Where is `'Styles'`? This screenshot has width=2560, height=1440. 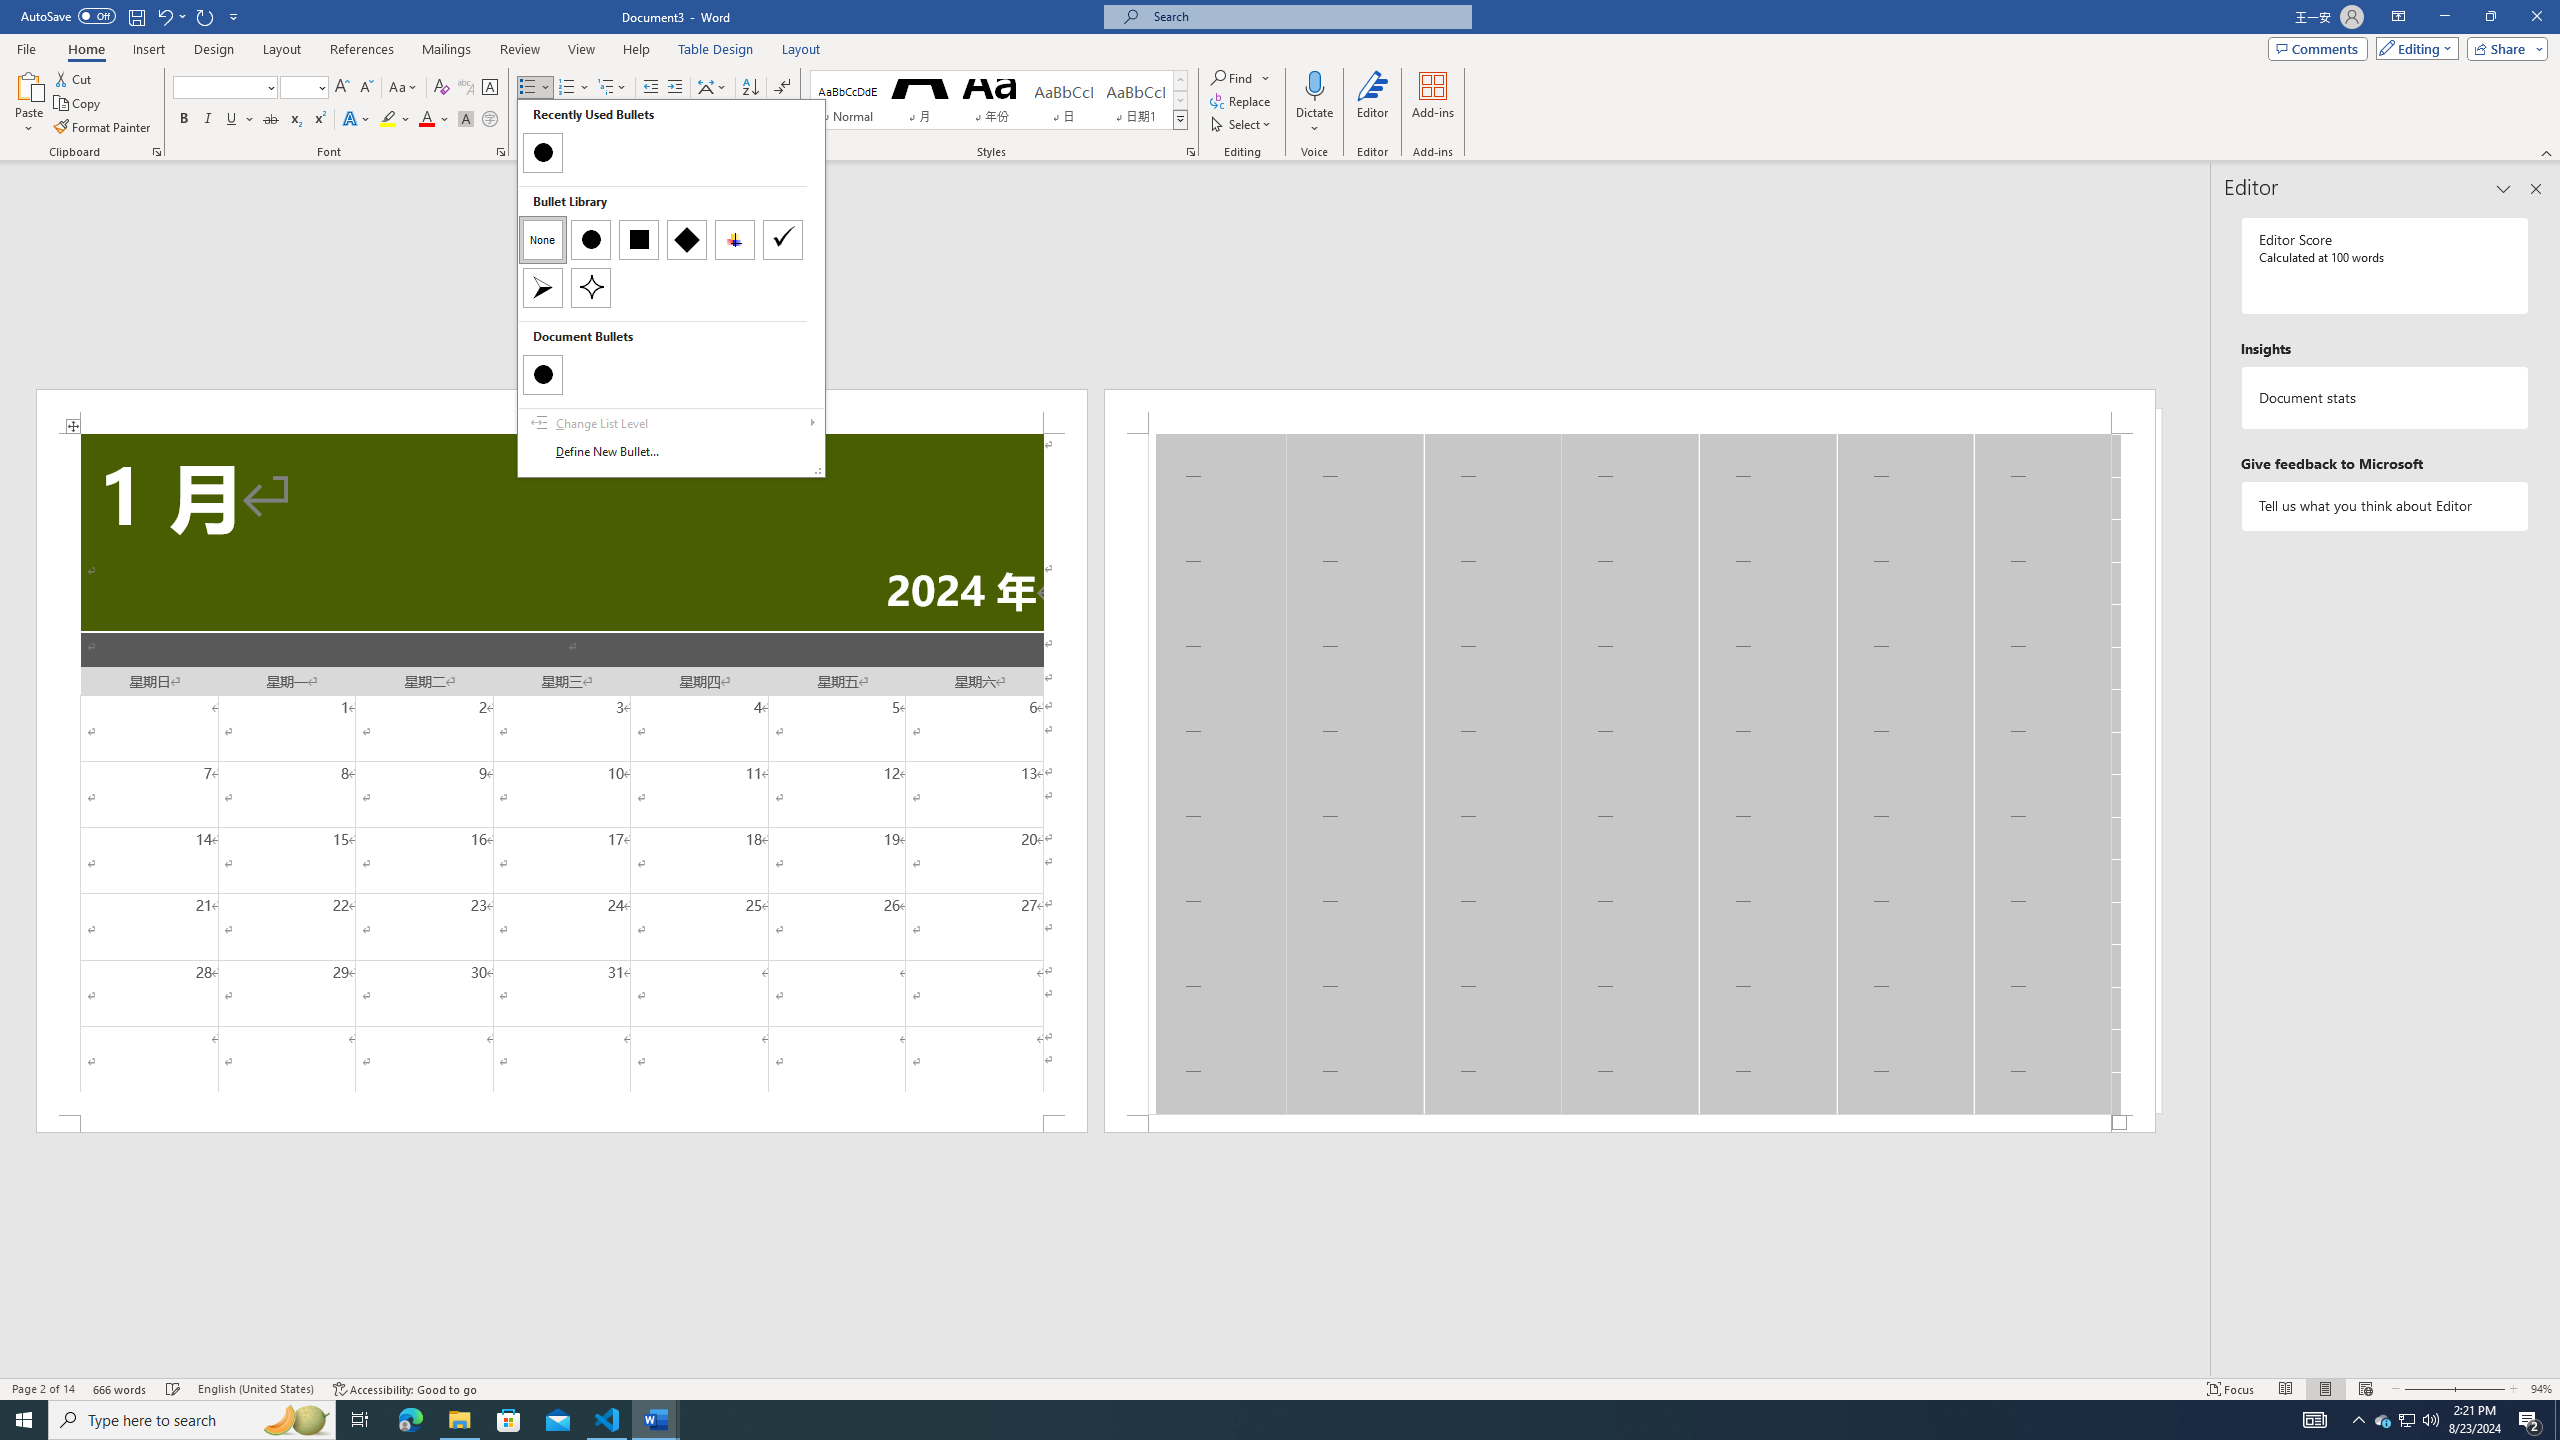 'Styles' is located at coordinates (1179, 118).